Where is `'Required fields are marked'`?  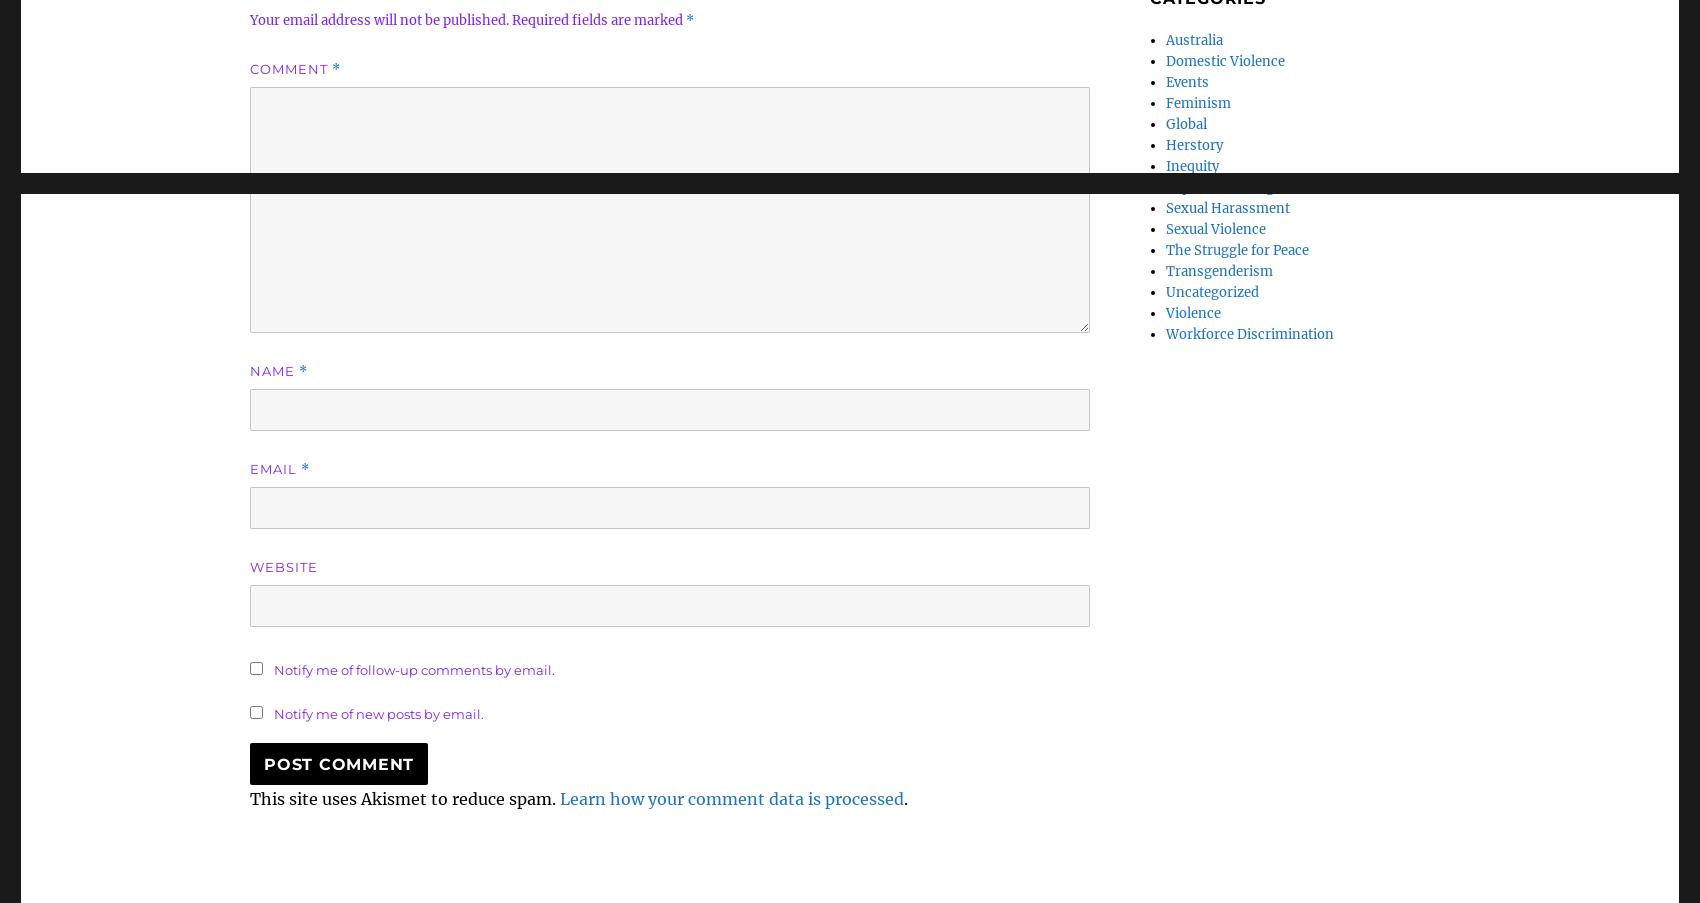
'Required fields are marked' is located at coordinates (598, 19).